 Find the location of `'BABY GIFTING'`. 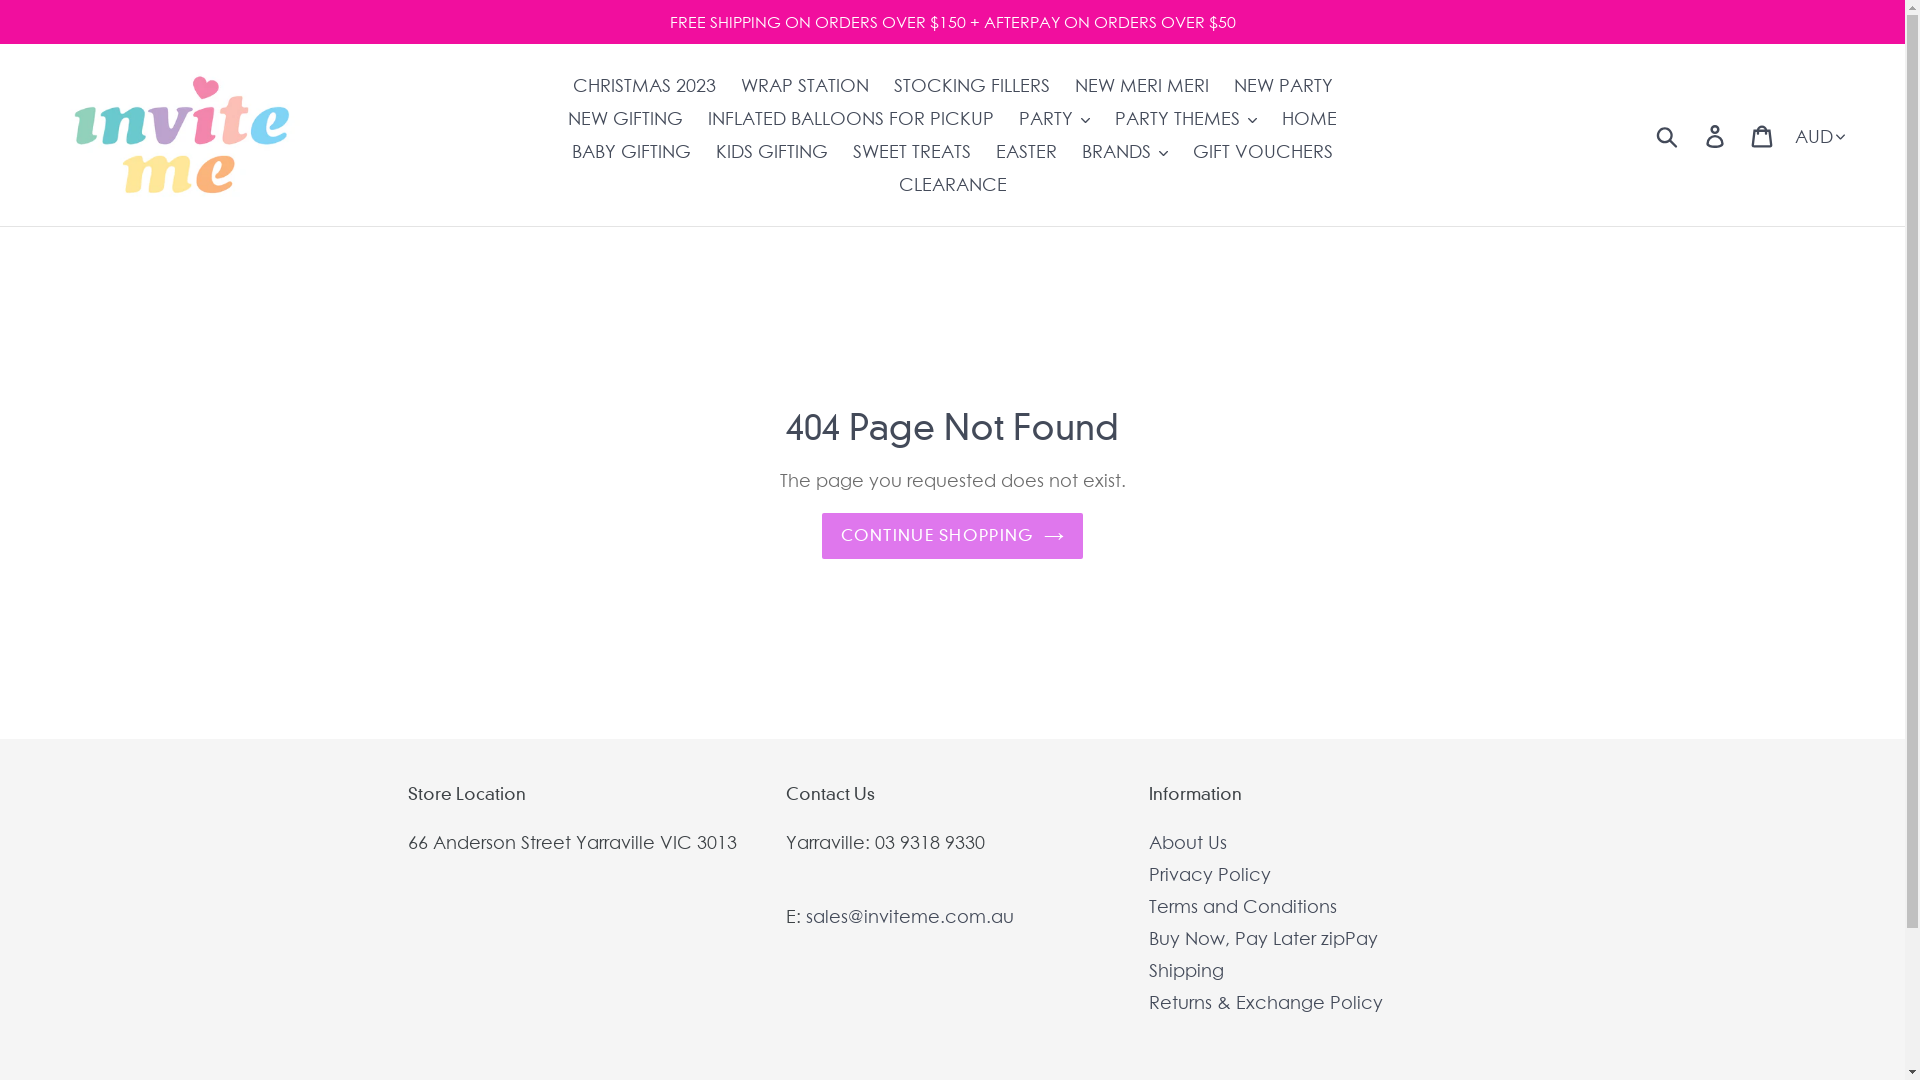

'BABY GIFTING' is located at coordinates (630, 150).